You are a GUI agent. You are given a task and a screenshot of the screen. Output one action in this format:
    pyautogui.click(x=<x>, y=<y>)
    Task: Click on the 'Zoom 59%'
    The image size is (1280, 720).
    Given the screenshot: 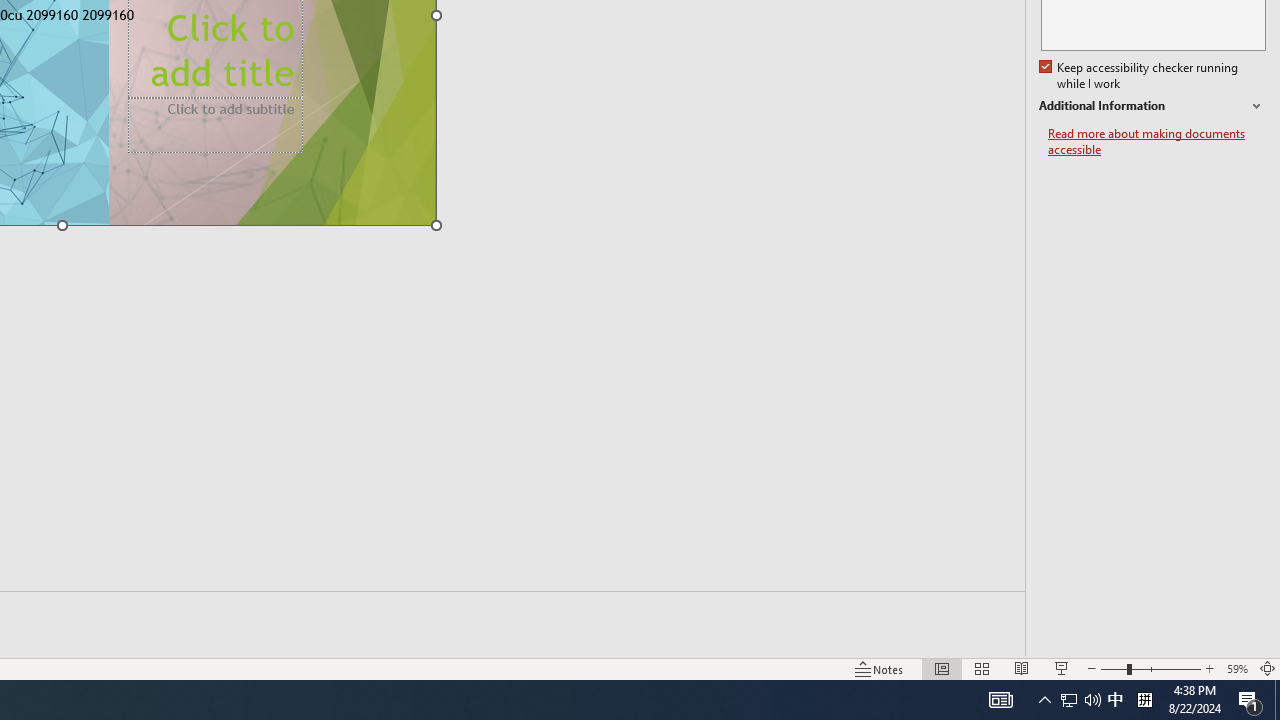 What is the action you would take?
    pyautogui.click(x=1236, y=669)
    